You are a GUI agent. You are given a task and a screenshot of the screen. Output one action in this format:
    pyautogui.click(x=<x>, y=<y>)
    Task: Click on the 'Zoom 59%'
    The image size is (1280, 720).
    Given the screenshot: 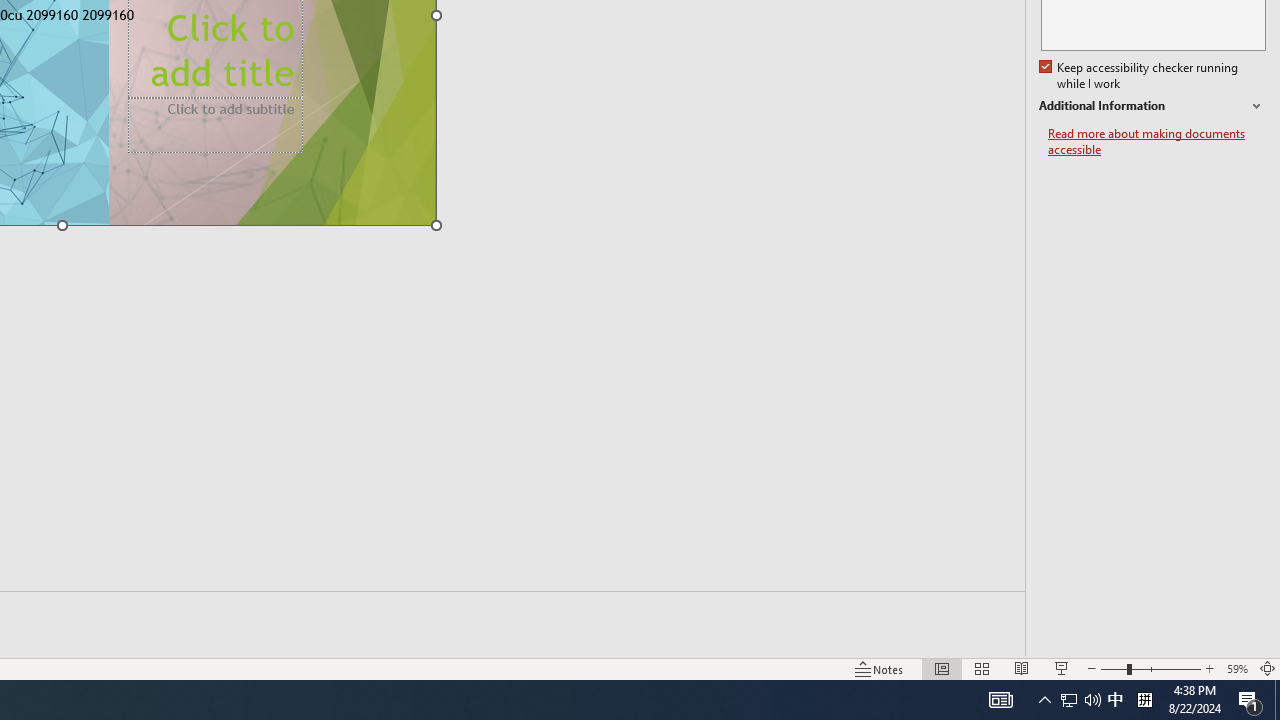 What is the action you would take?
    pyautogui.click(x=1236, y=669)
    